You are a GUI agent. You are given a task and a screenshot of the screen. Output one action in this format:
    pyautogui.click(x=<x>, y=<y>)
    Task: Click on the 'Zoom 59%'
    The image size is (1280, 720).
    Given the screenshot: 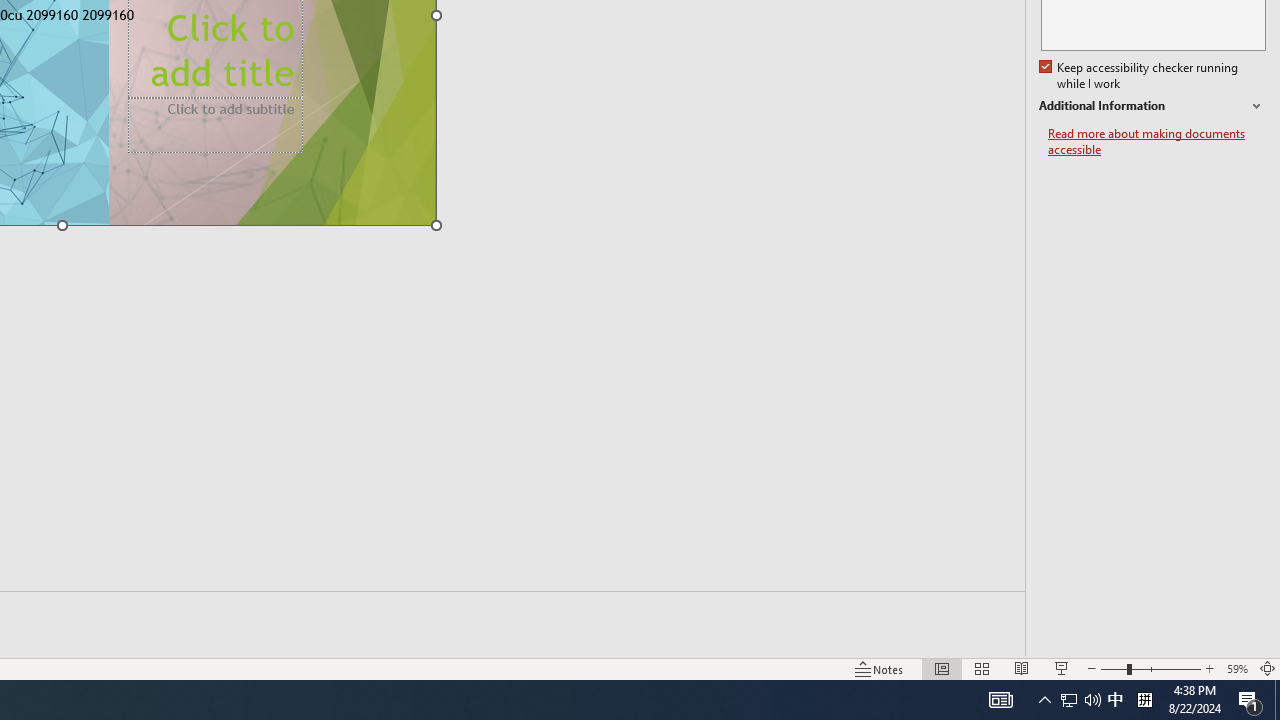 What is the action you would take?
    pyautogui.click(x=1236, y=669)
    